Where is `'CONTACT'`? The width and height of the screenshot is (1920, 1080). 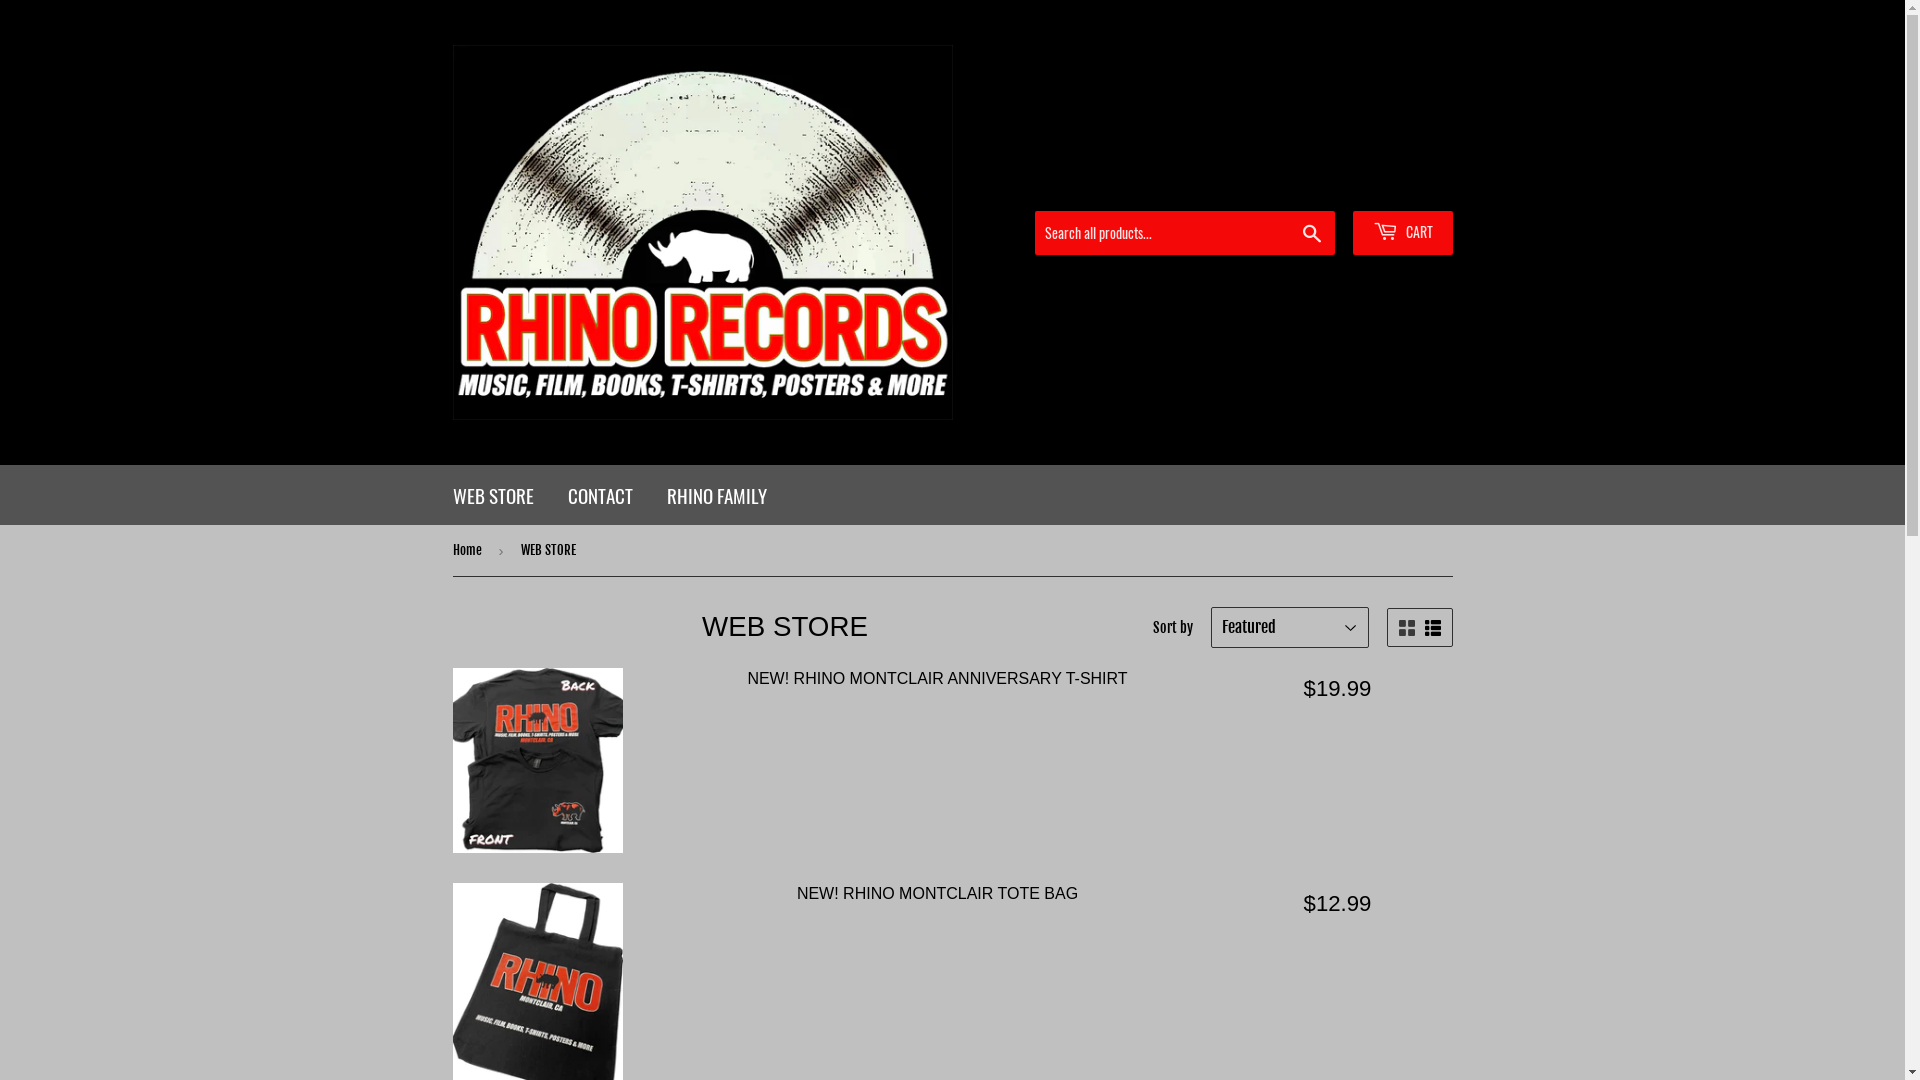
'CONTACT' is located at coordinates (552, 494).